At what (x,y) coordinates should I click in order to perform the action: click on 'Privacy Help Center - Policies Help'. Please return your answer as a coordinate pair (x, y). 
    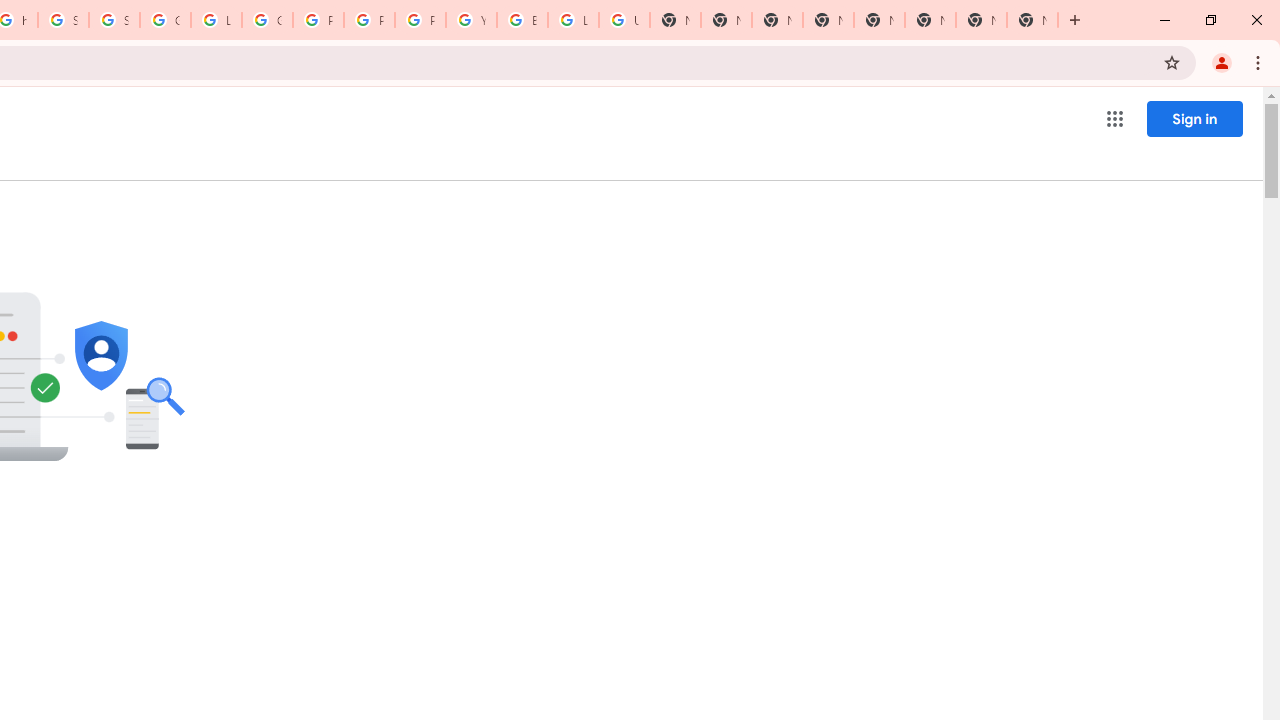
    Looking at the image, I should click on (317, 20).